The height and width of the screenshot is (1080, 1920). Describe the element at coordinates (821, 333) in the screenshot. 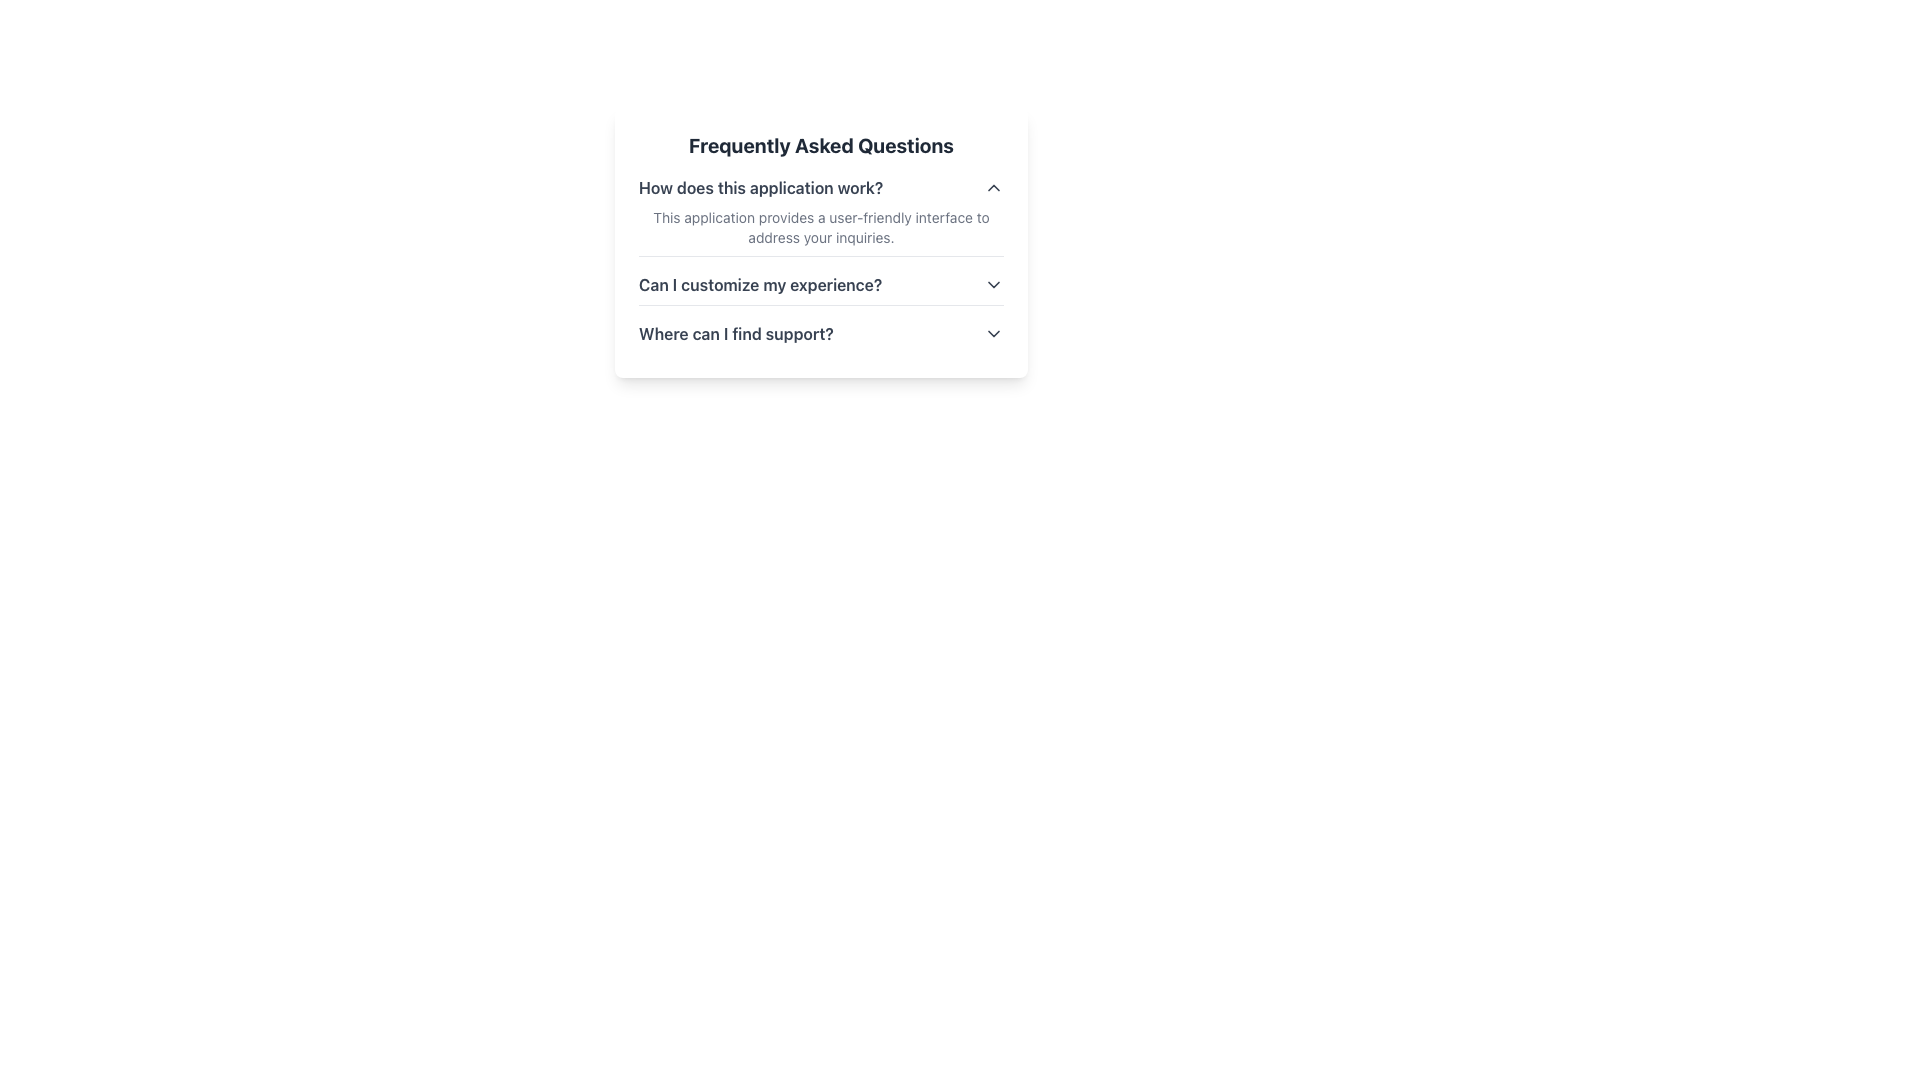

I see `the Dropdown Header labeled 'Where can I find support?'` at that location.